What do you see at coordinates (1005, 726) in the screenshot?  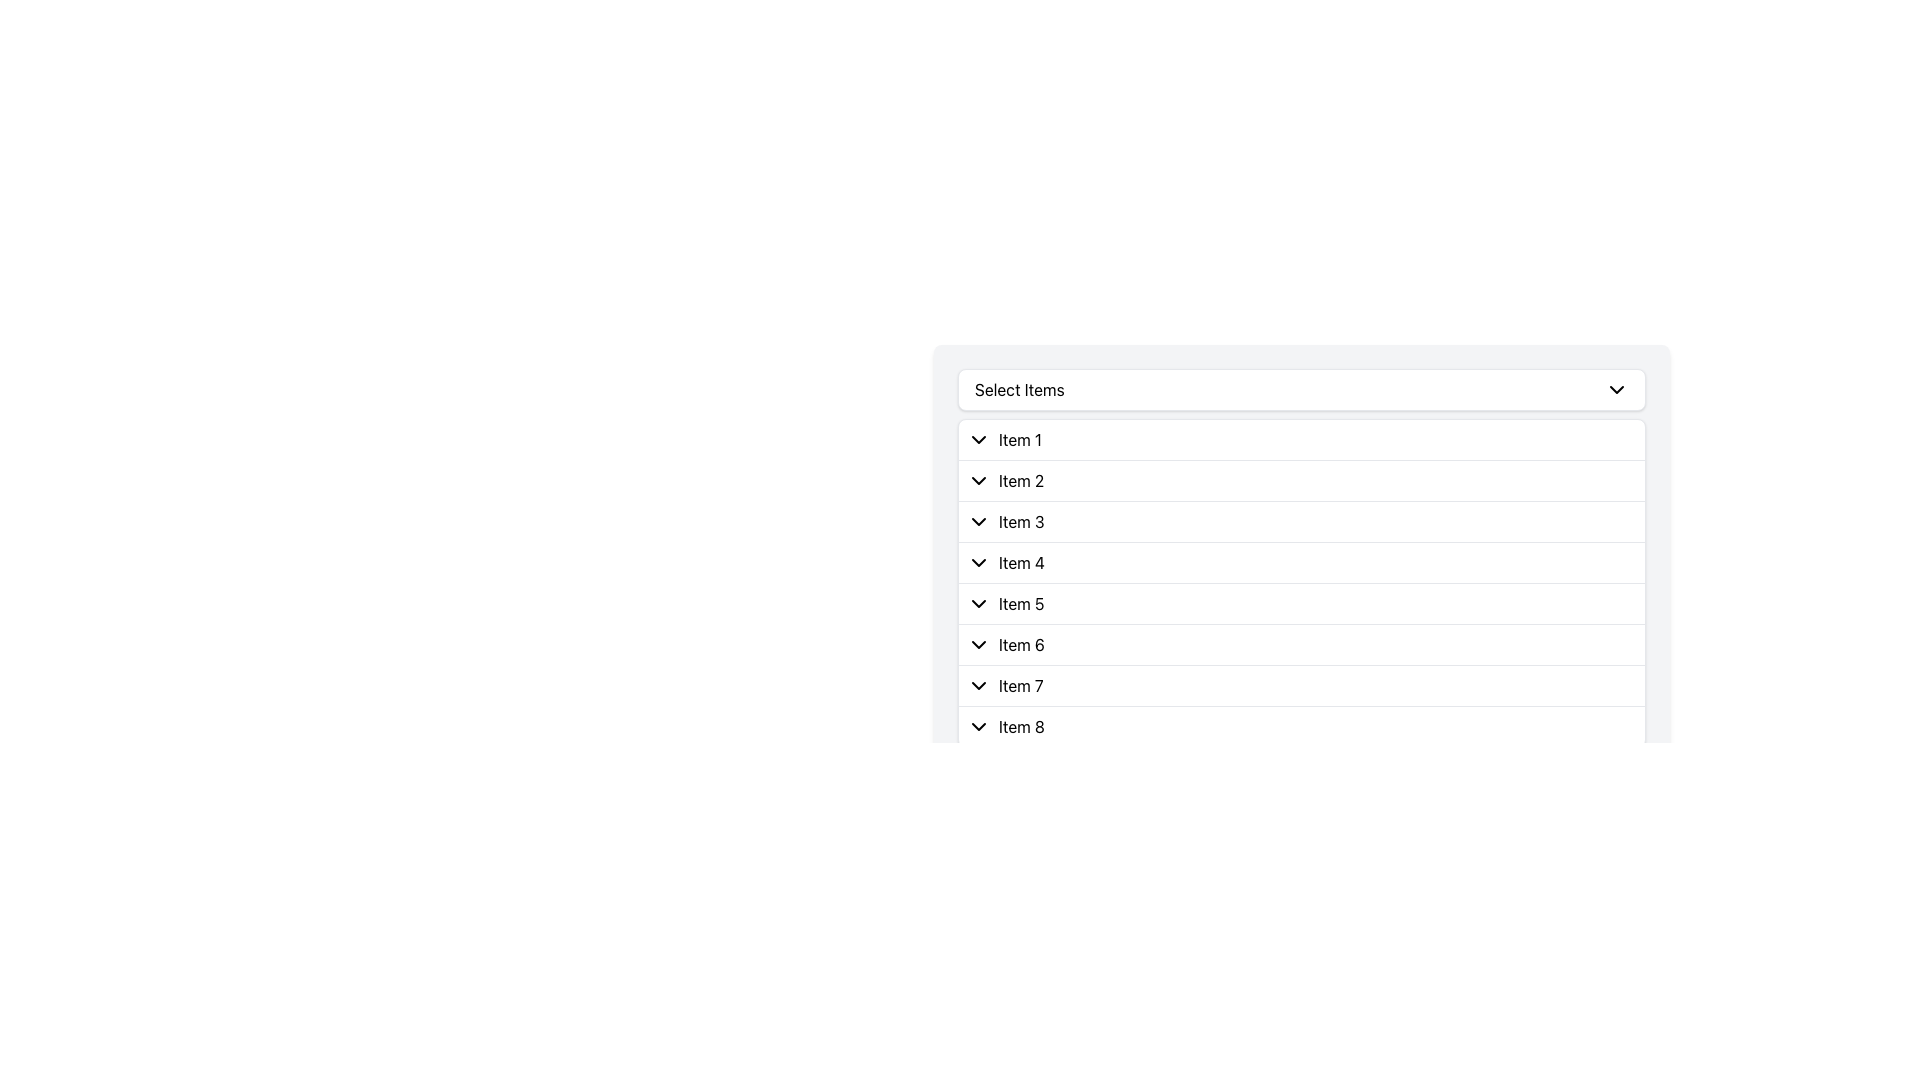 I see `the dropdown icon preceding the text 'Item 8'` at bounding box center [1005, 726].